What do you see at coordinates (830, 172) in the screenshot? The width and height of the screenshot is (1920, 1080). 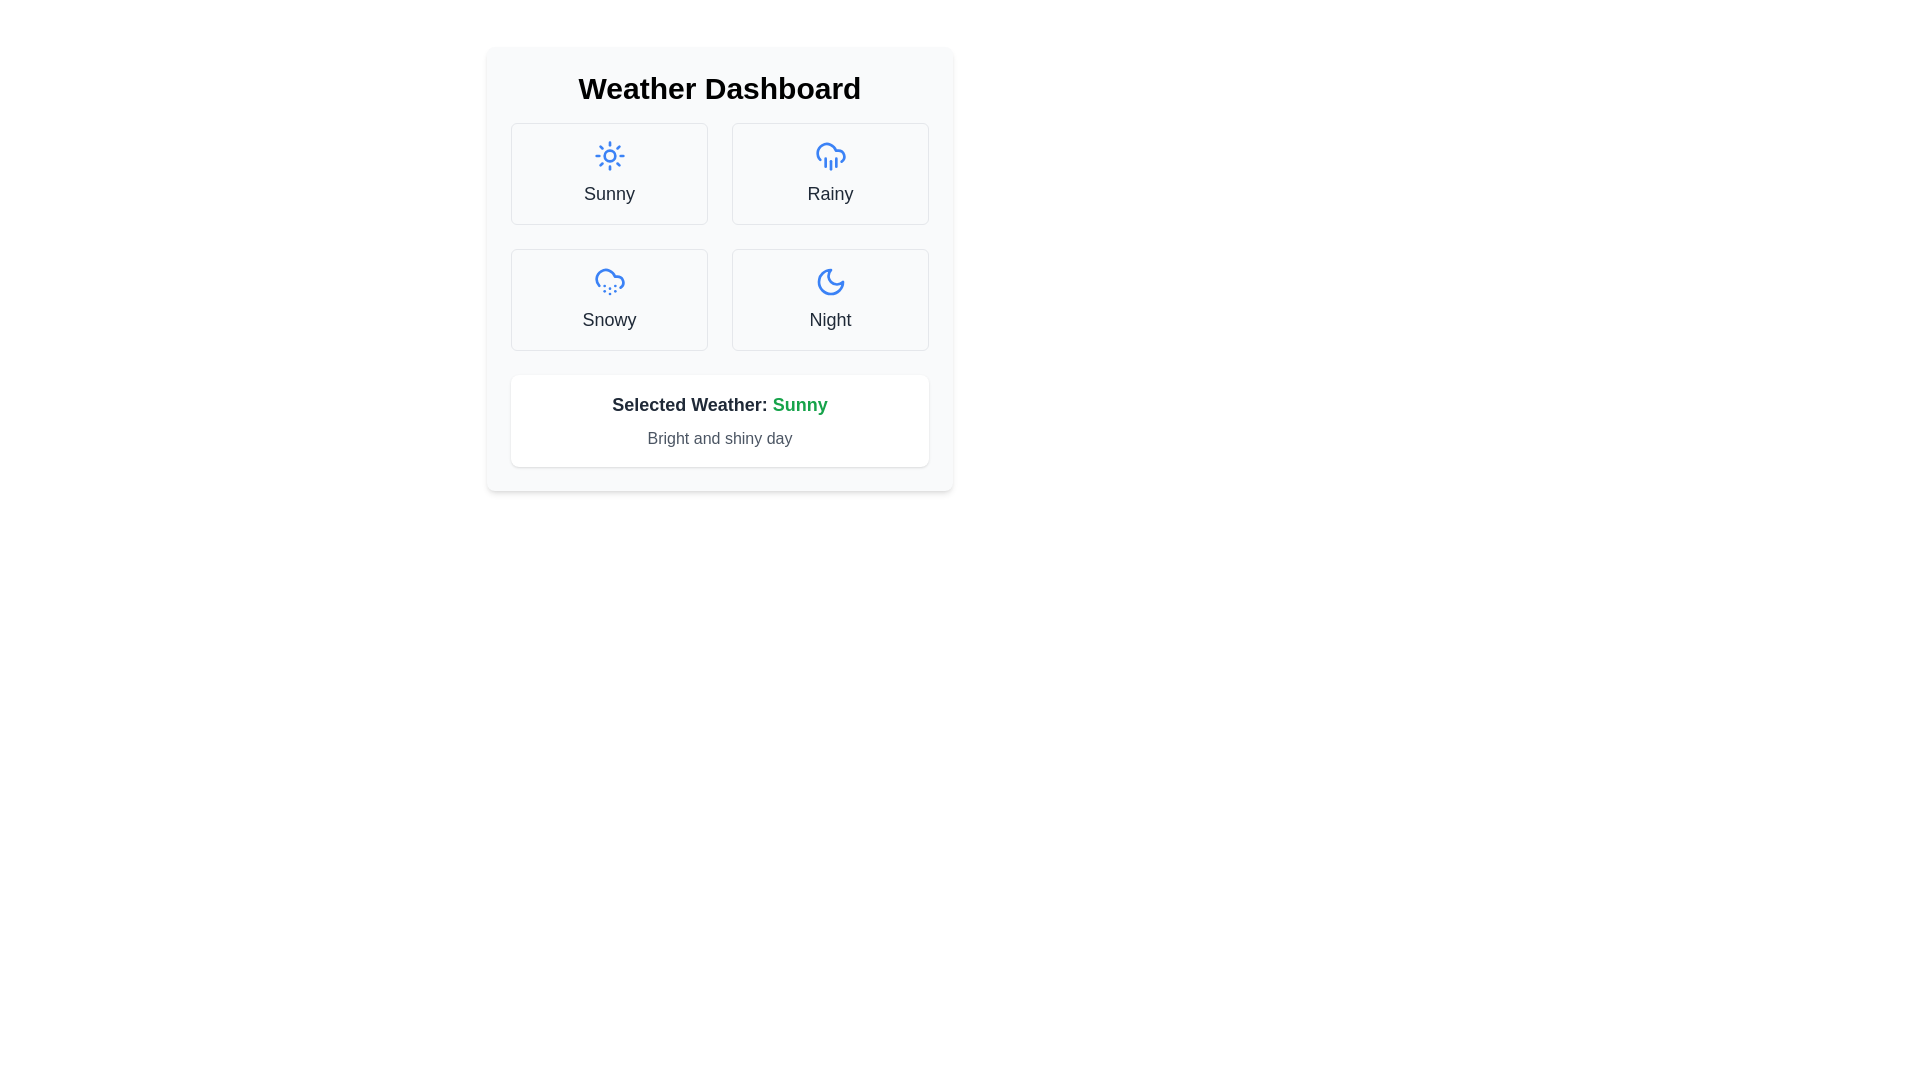 I see `the rectangular button with a white background, gray border, blue cloud icon, and 'Rainy' text` at bounding box center [830, 172].